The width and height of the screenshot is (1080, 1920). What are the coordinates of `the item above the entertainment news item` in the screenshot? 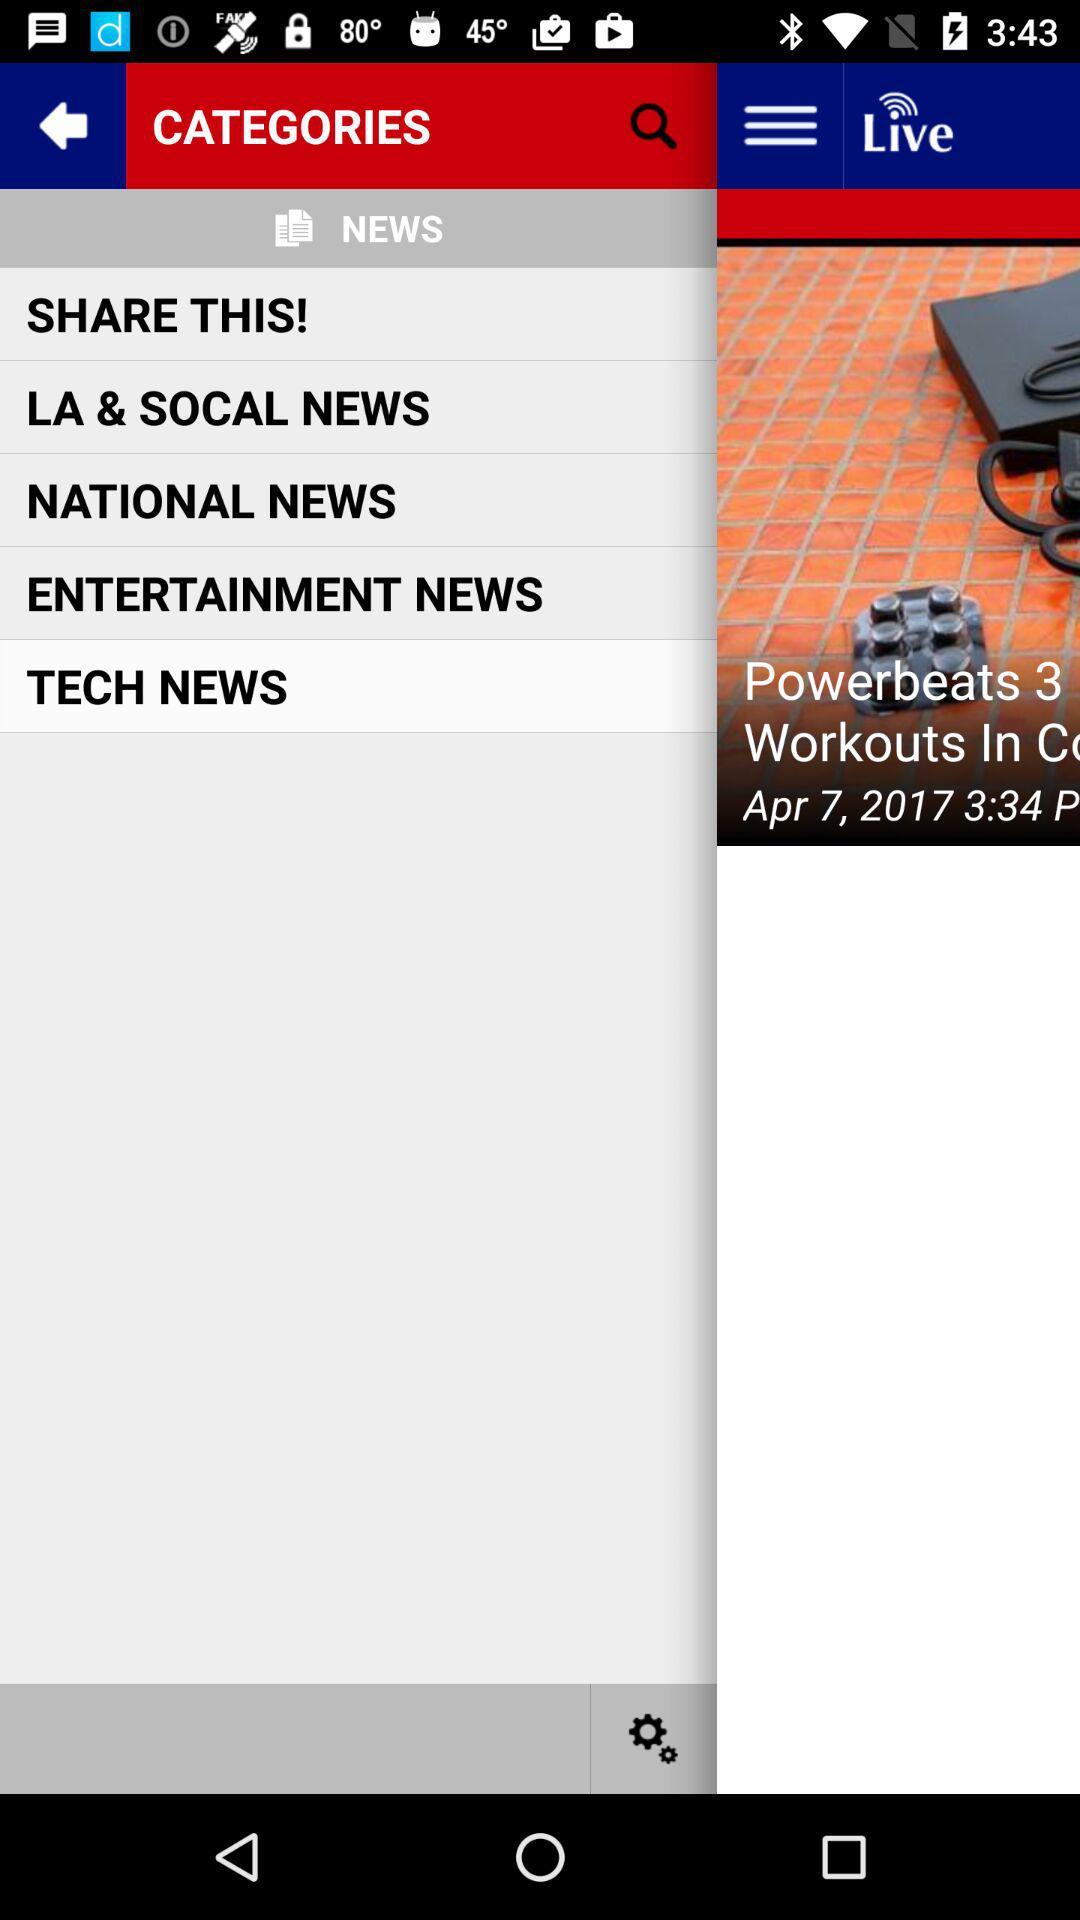 It's located at (211, 499).